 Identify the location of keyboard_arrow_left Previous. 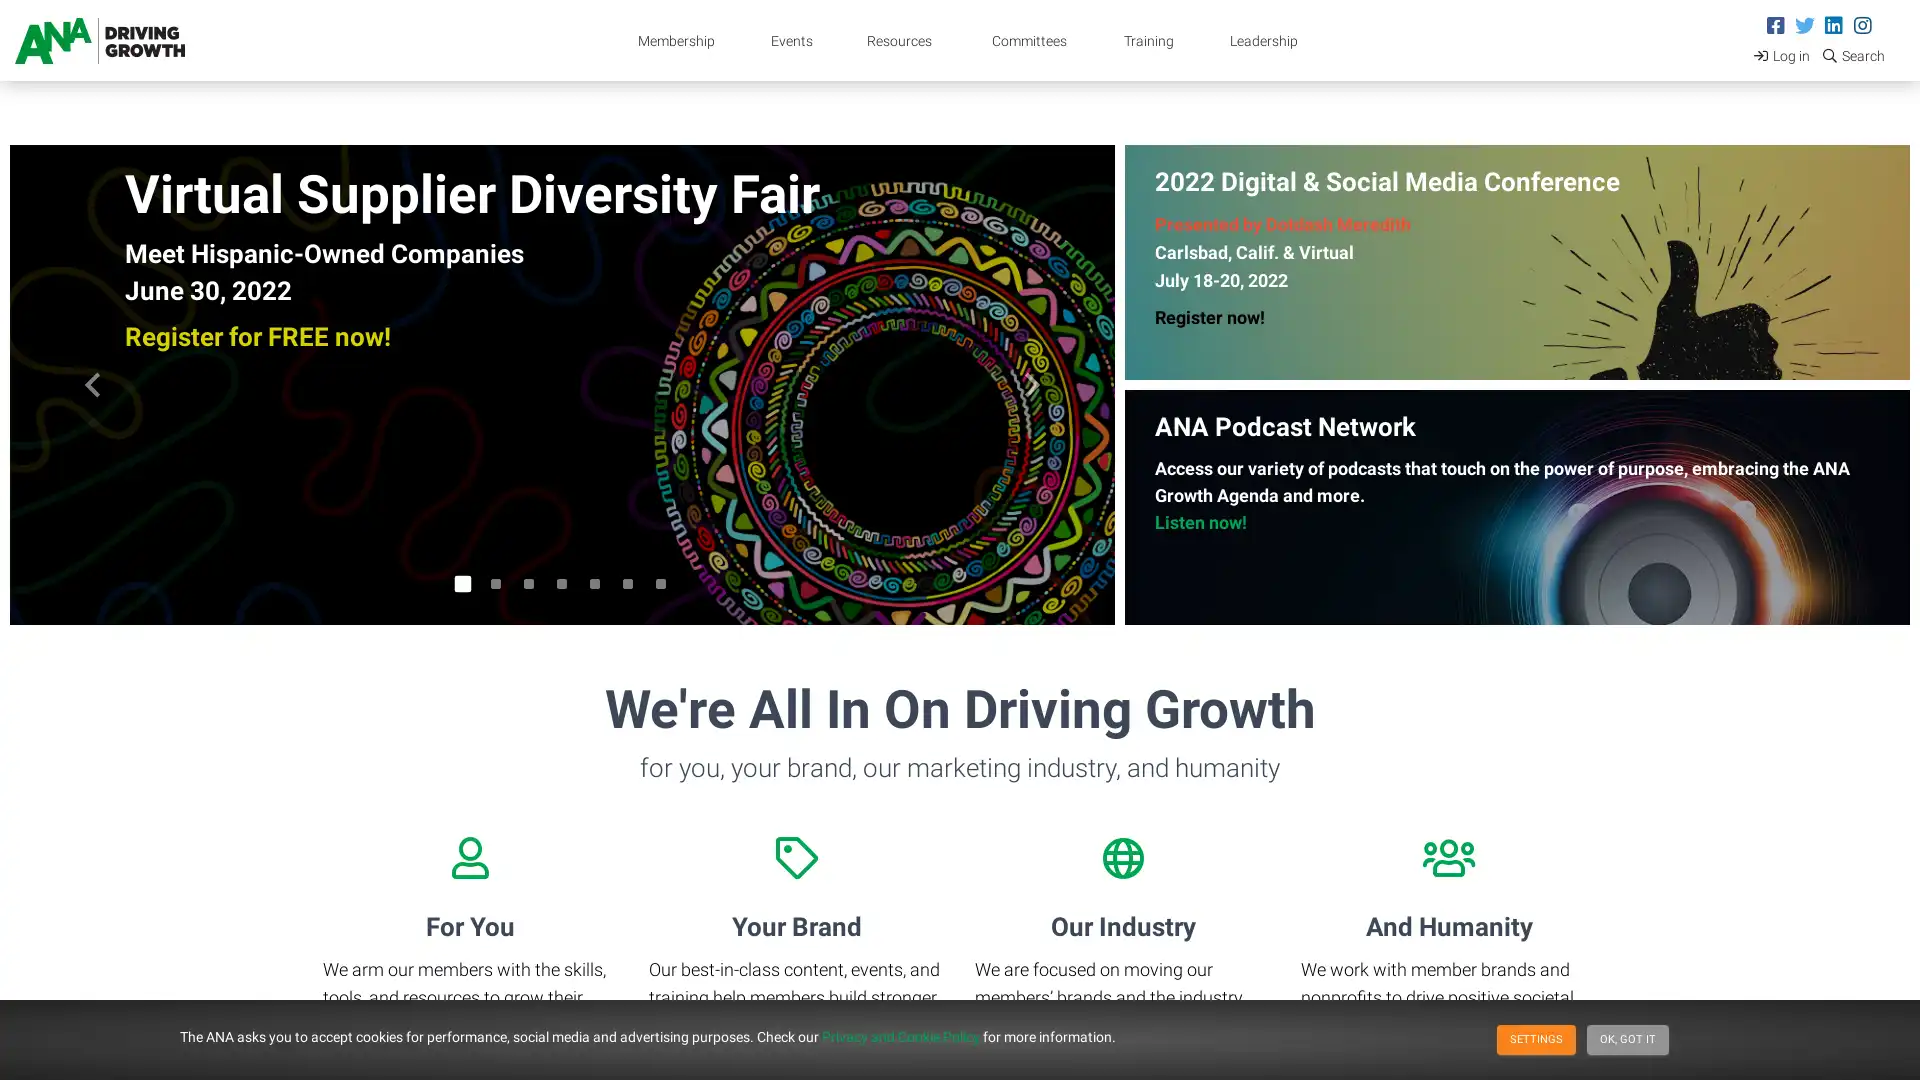
(91, 385).